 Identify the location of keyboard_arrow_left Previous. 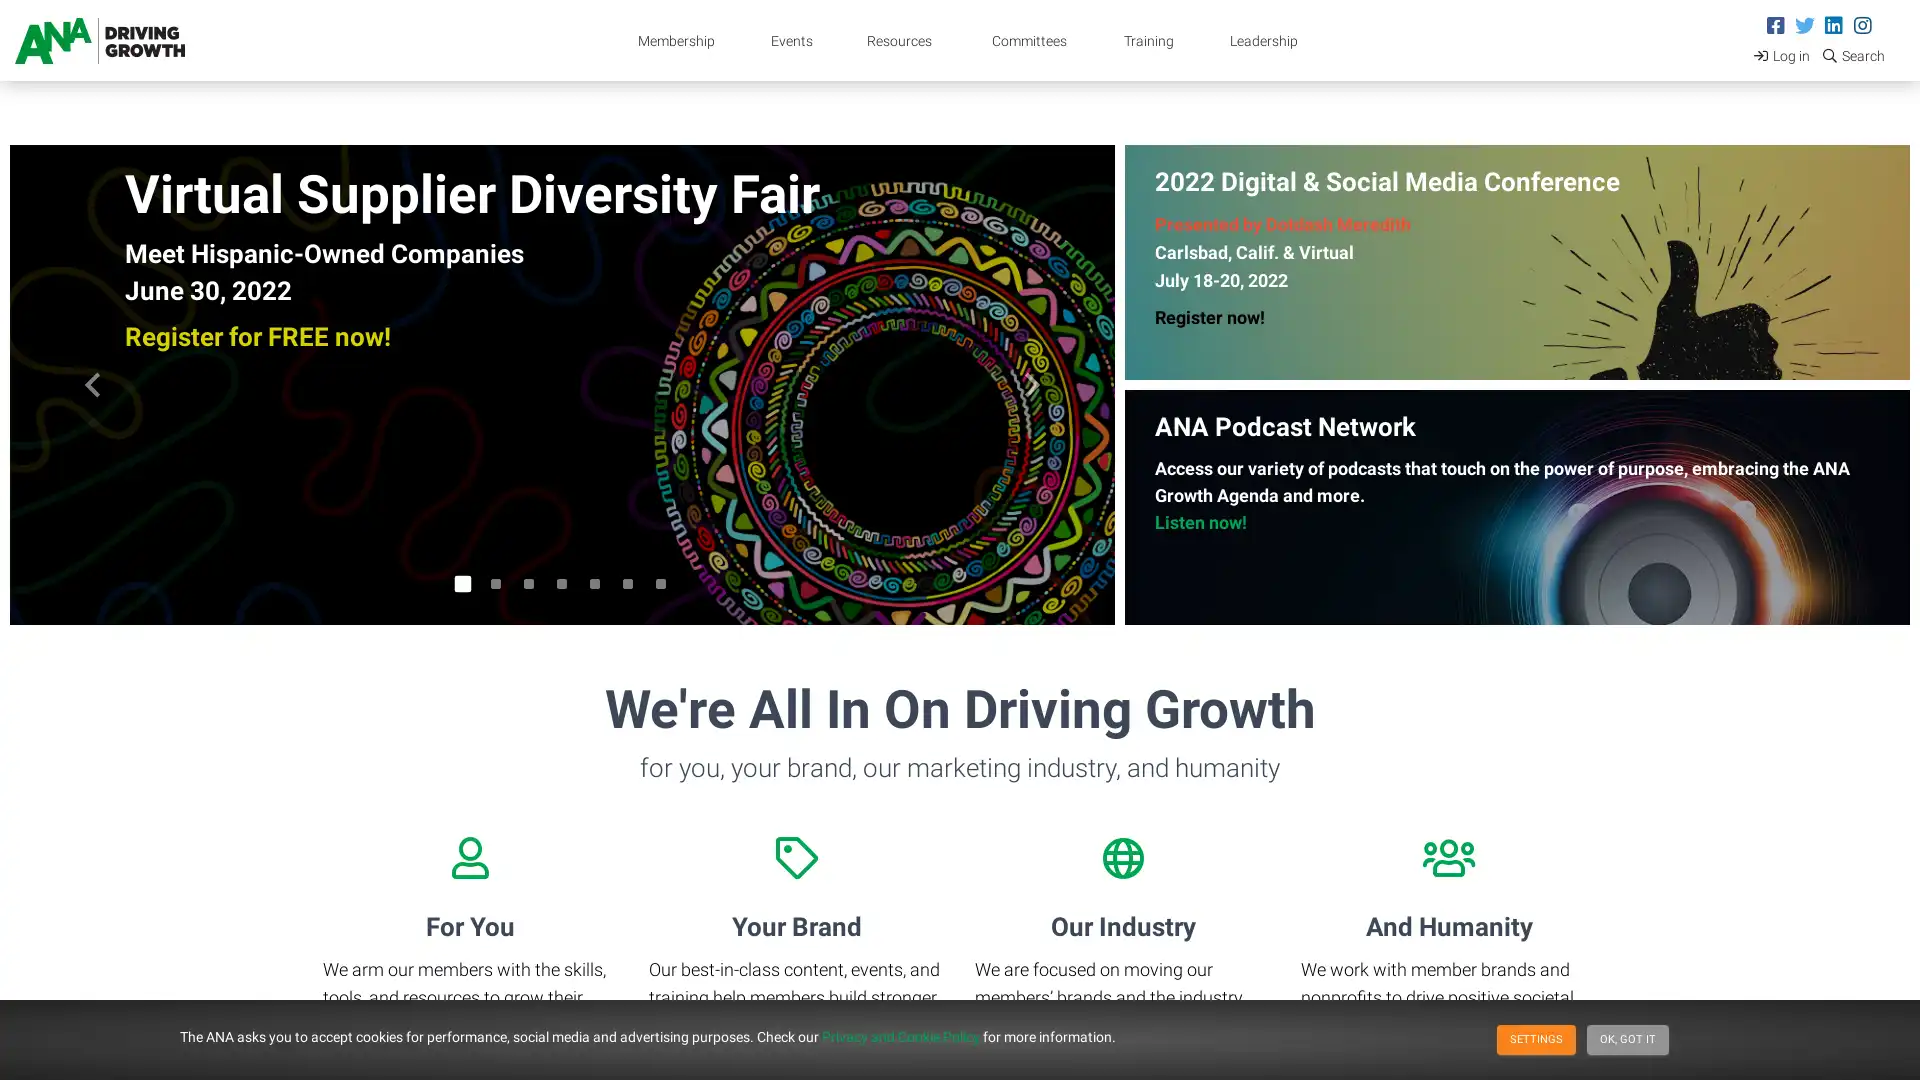
(91, 385).